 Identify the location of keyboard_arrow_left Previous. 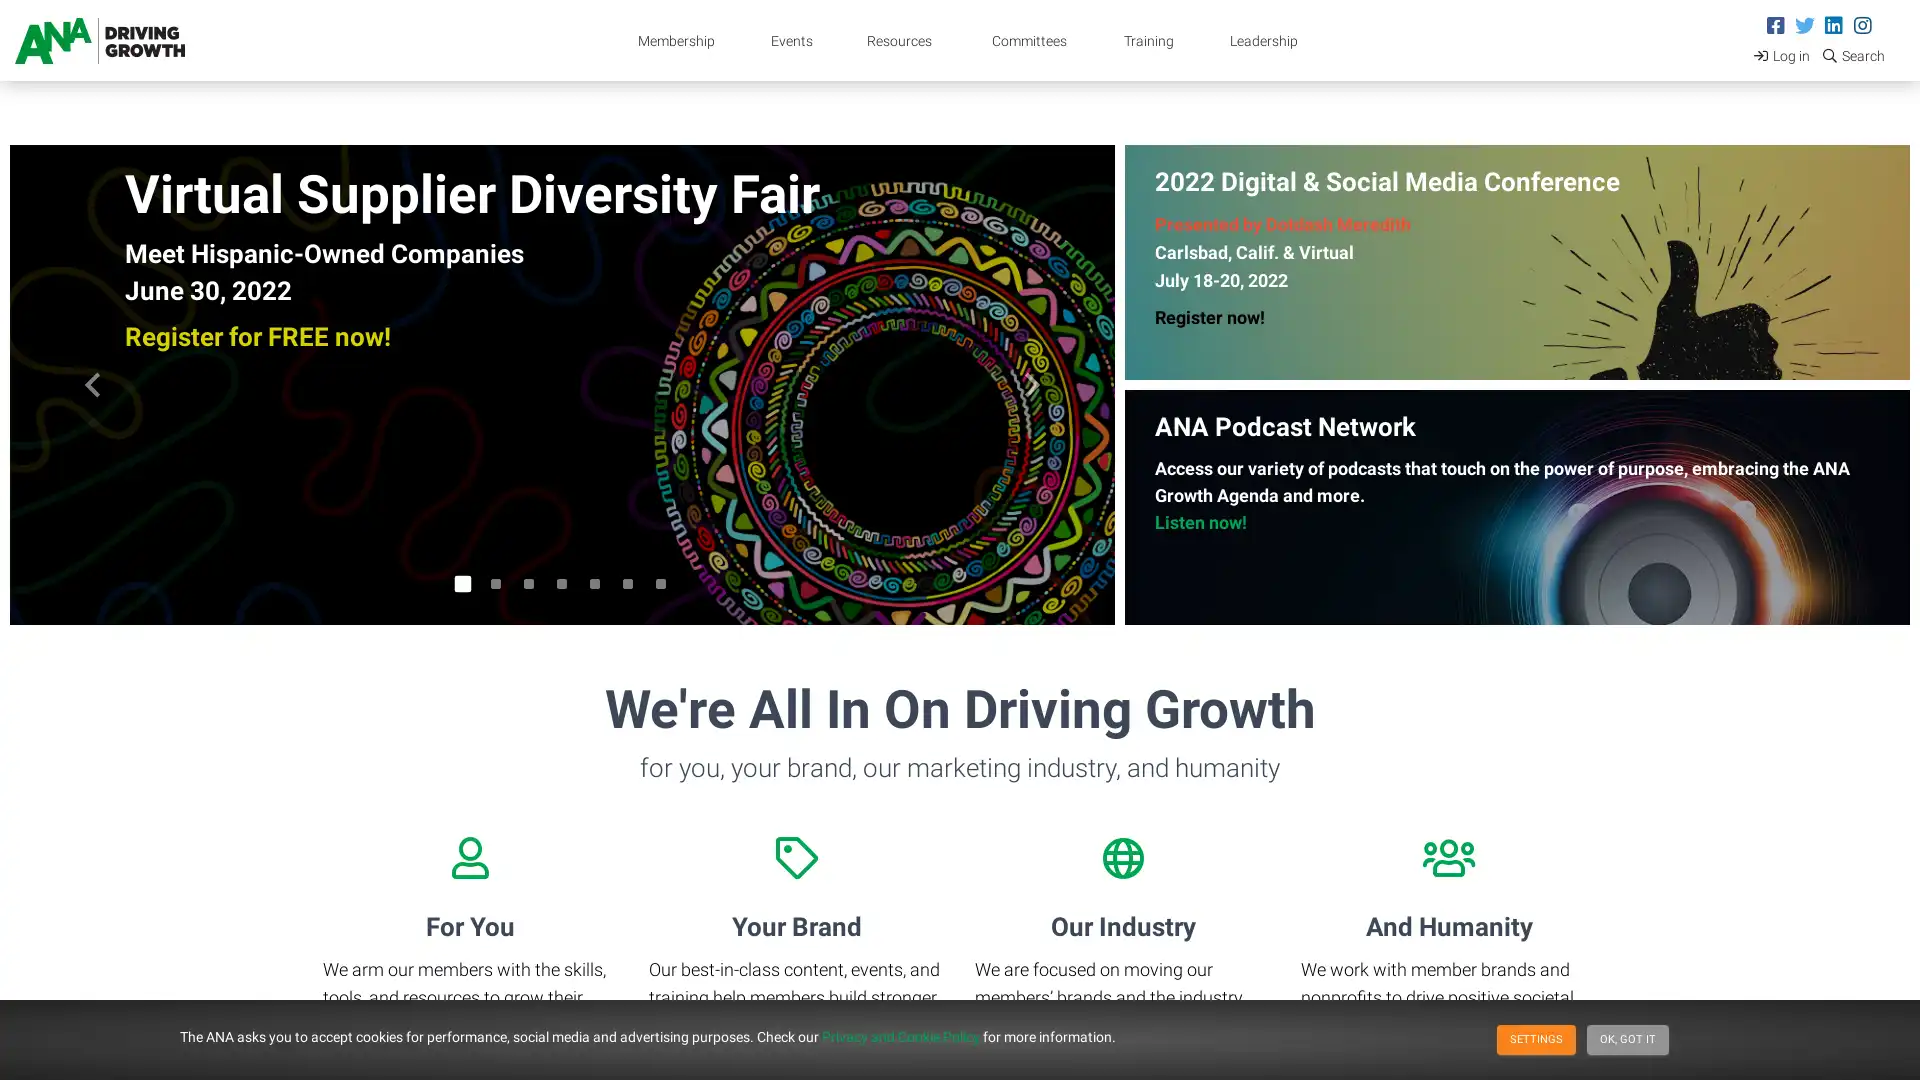
(91, 385).